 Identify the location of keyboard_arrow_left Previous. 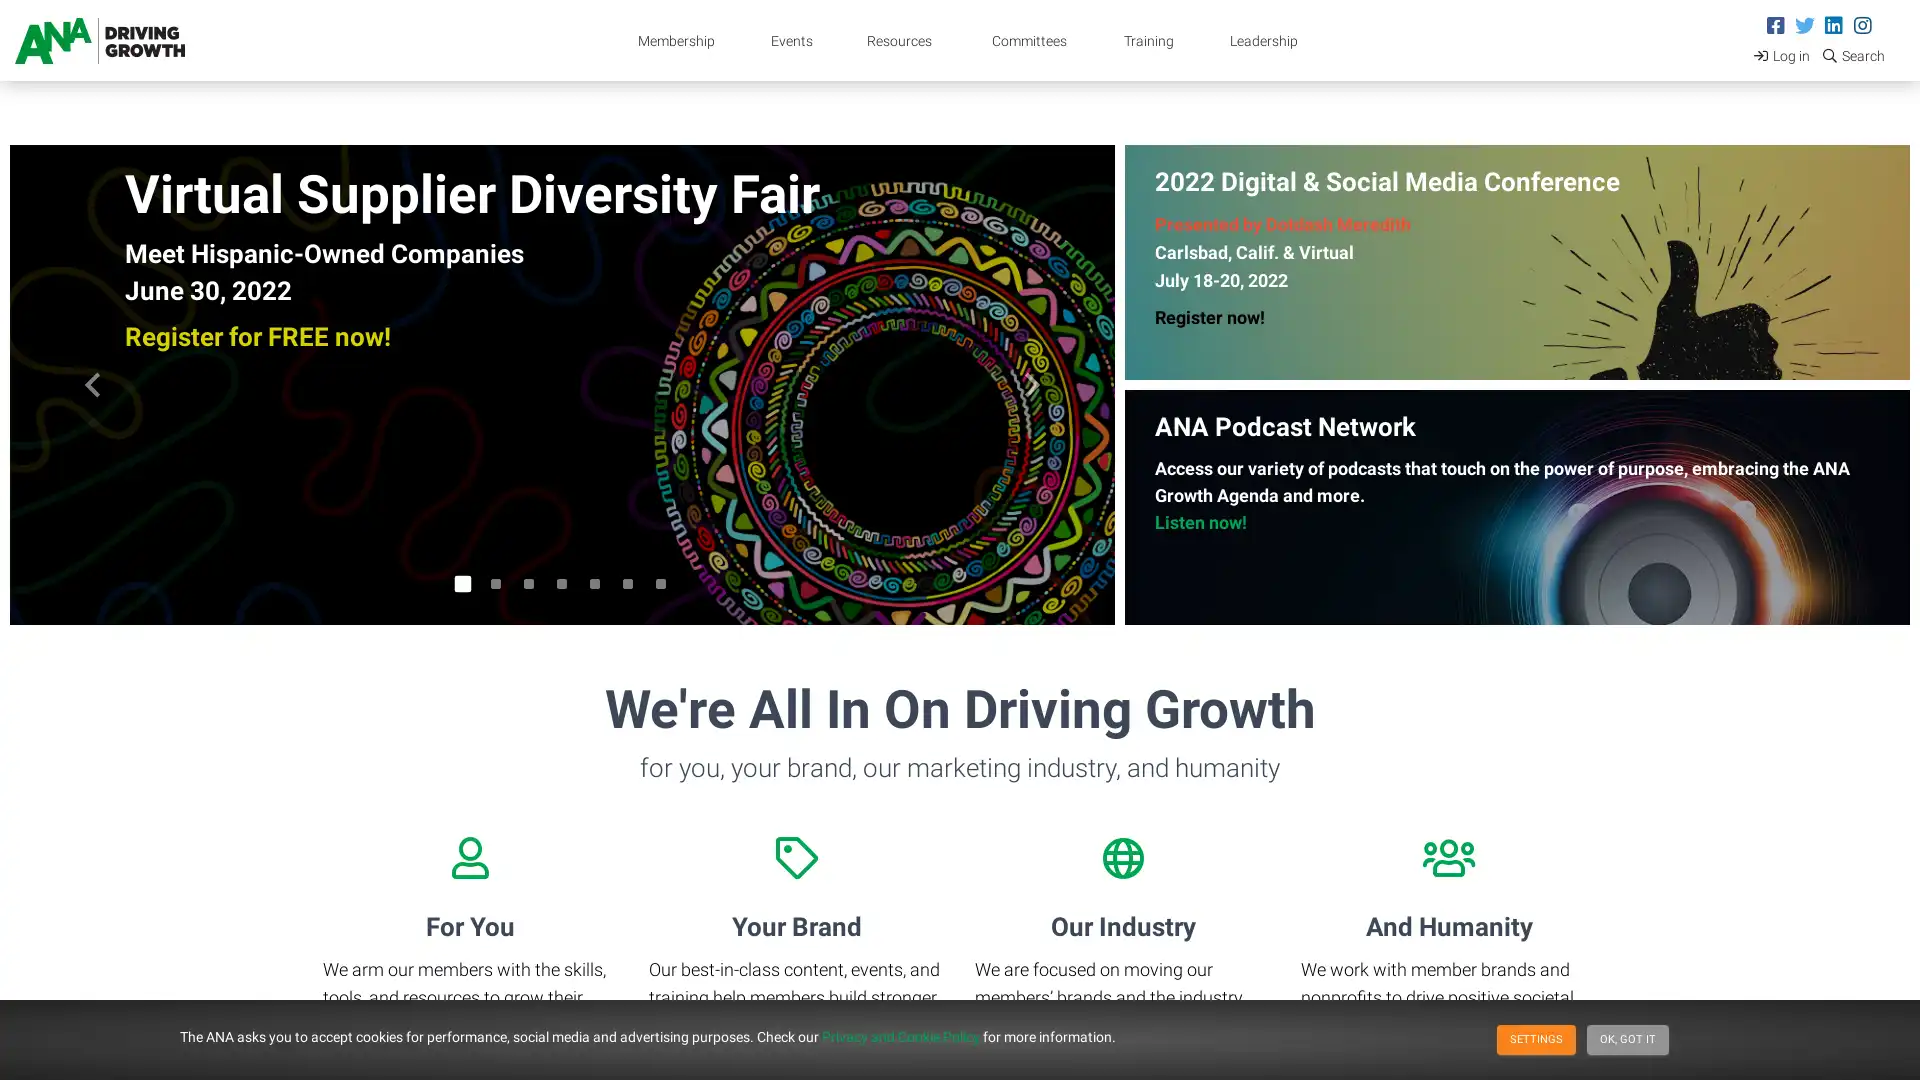
(91, 385).